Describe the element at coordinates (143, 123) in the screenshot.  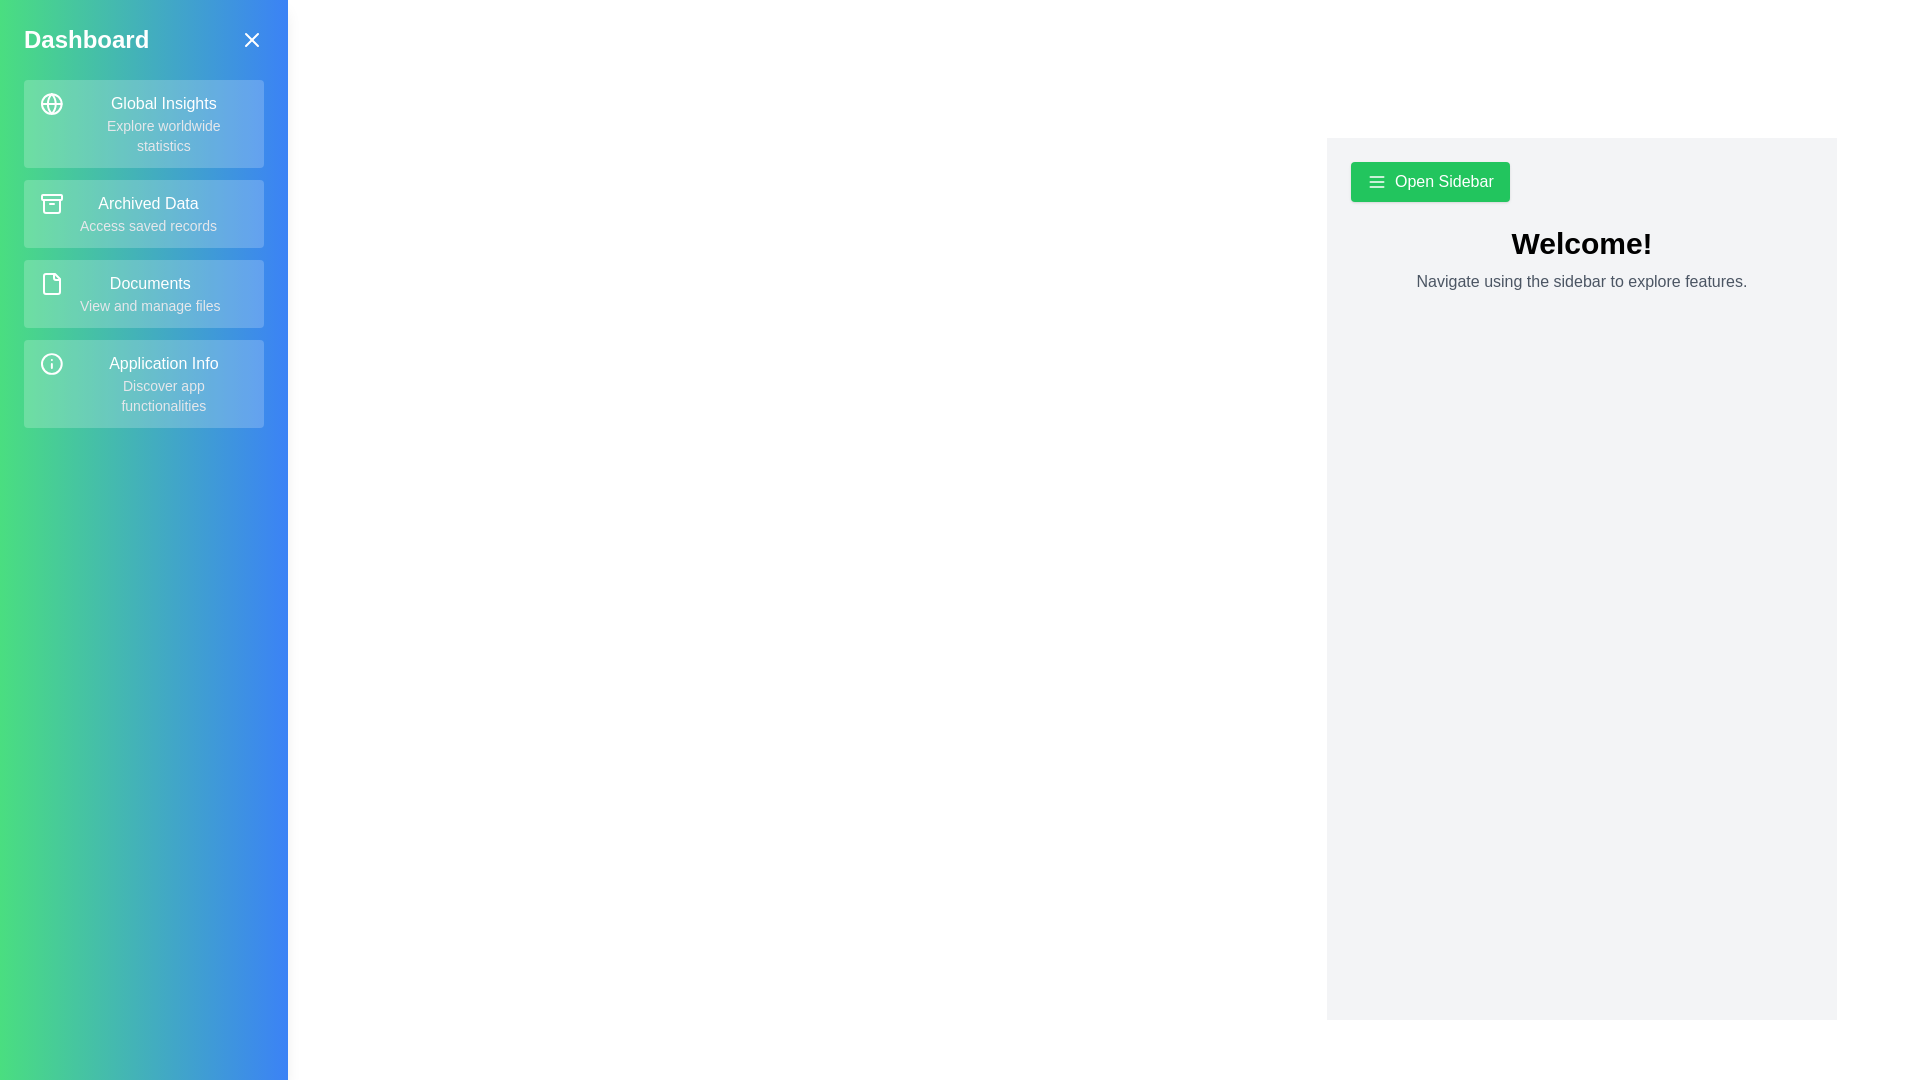
I see `the menu item Global Insights in the sidebar` at that location.